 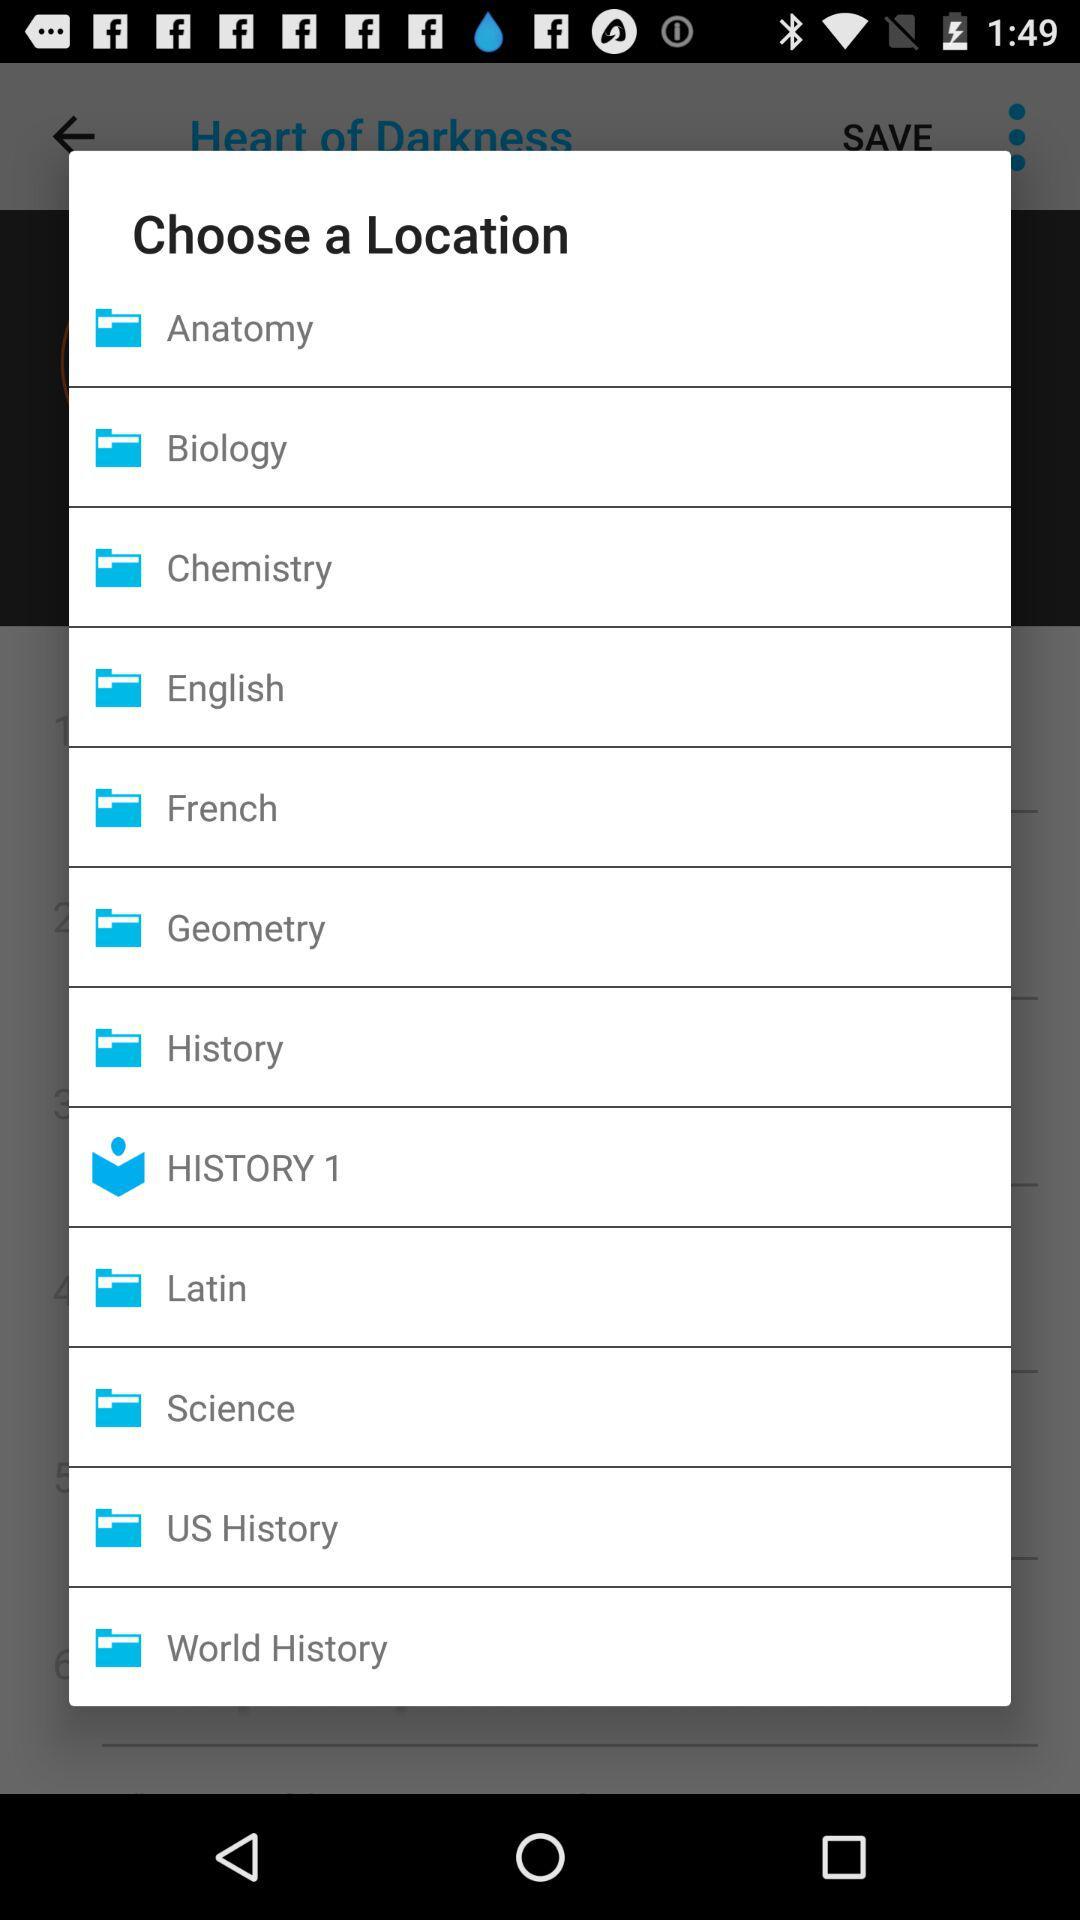 I want to click on the english icon, so click(x=587, y=686).